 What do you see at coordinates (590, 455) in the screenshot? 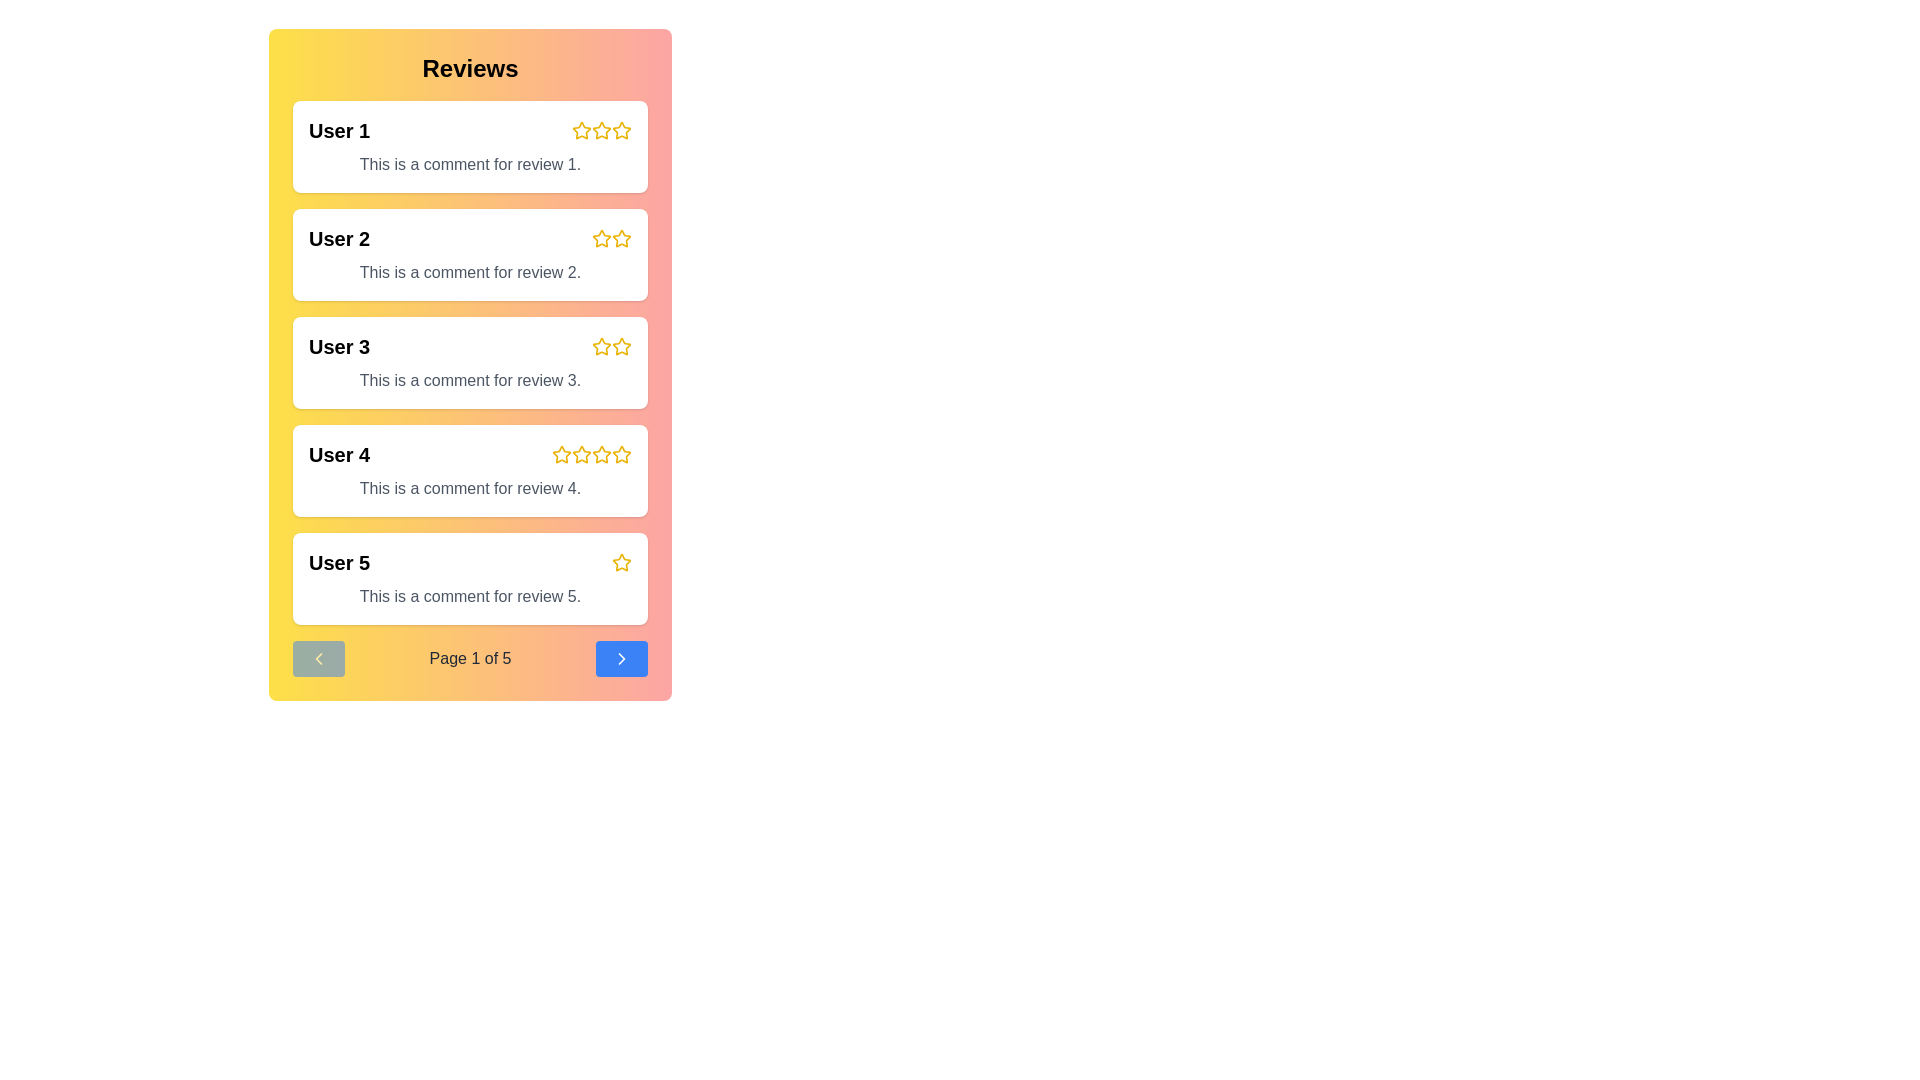
I see `the Rating star icon for 'User 4', which is located in the middle of a set of five stars used for rating` at bounding box center [590, 455].